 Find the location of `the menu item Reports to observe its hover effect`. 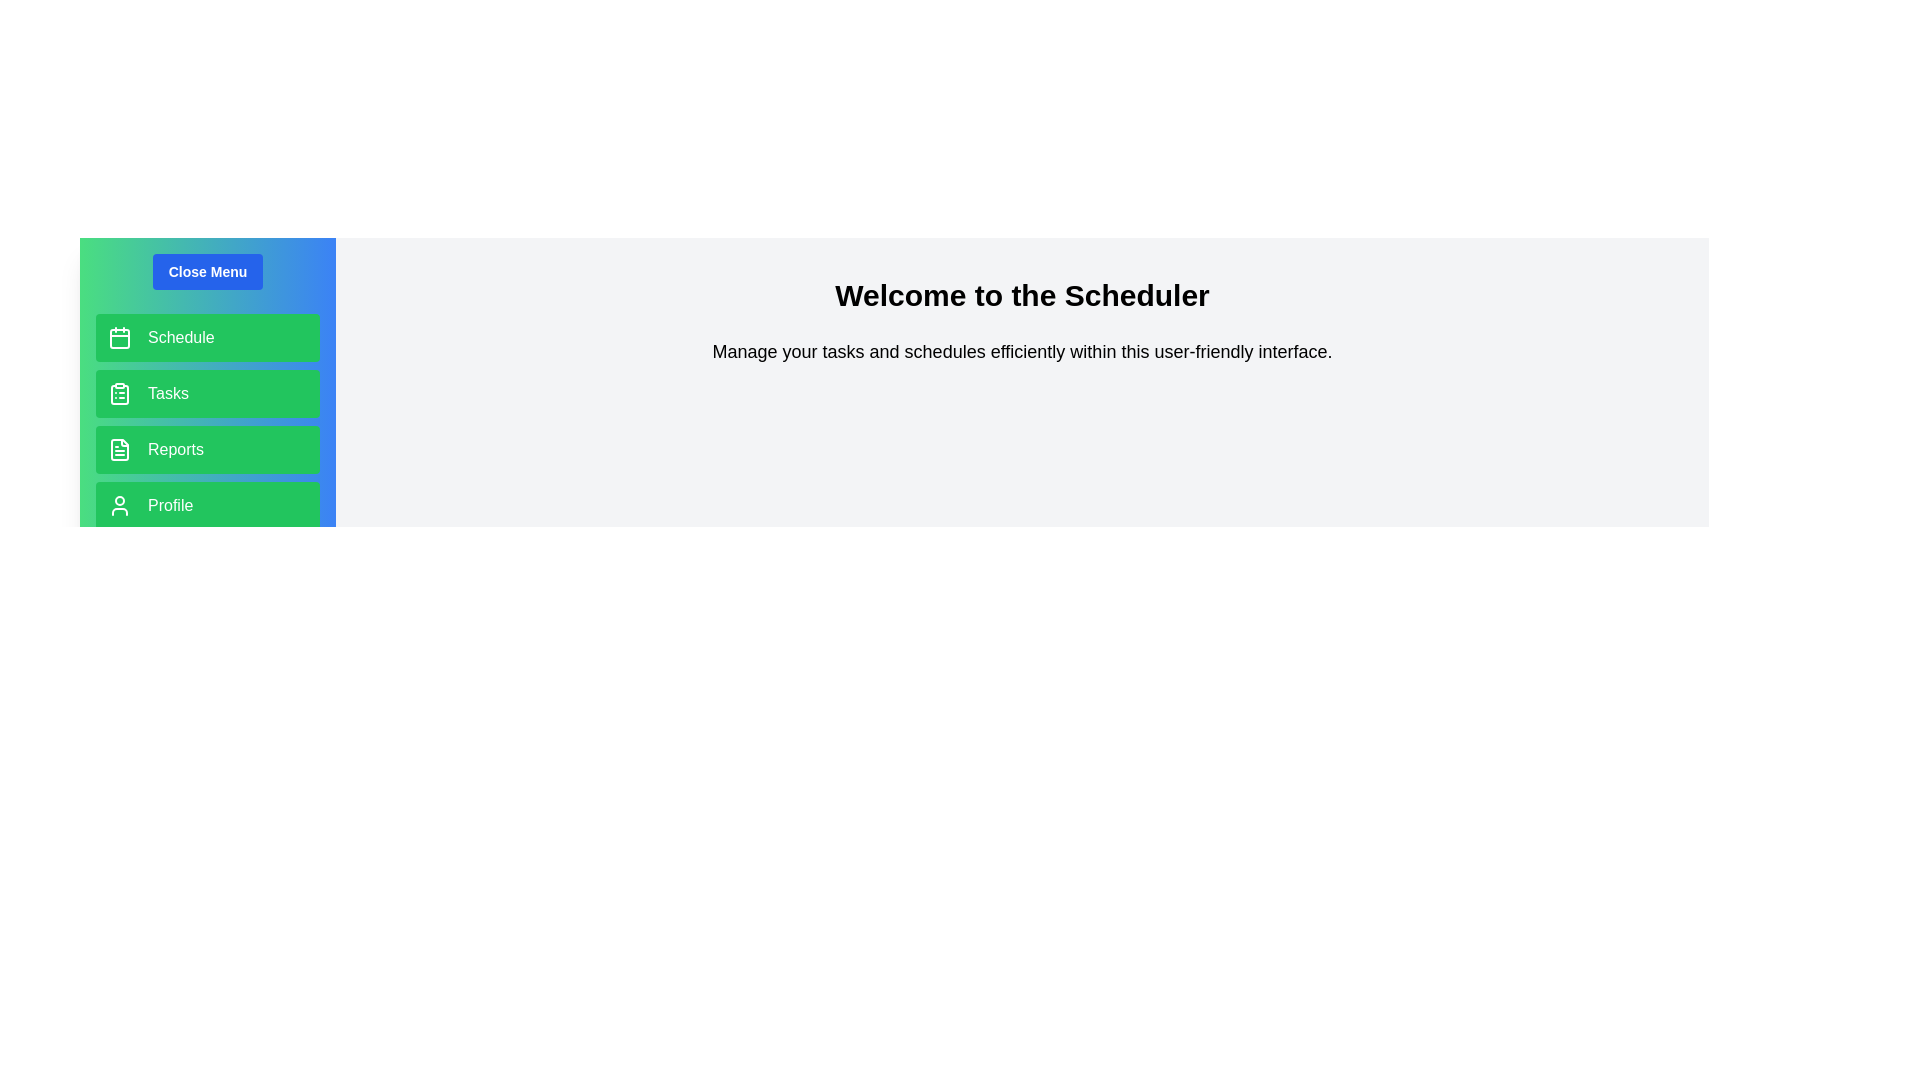

the menu item Reports to observe its hover effect is located at coordinates (207, 450).